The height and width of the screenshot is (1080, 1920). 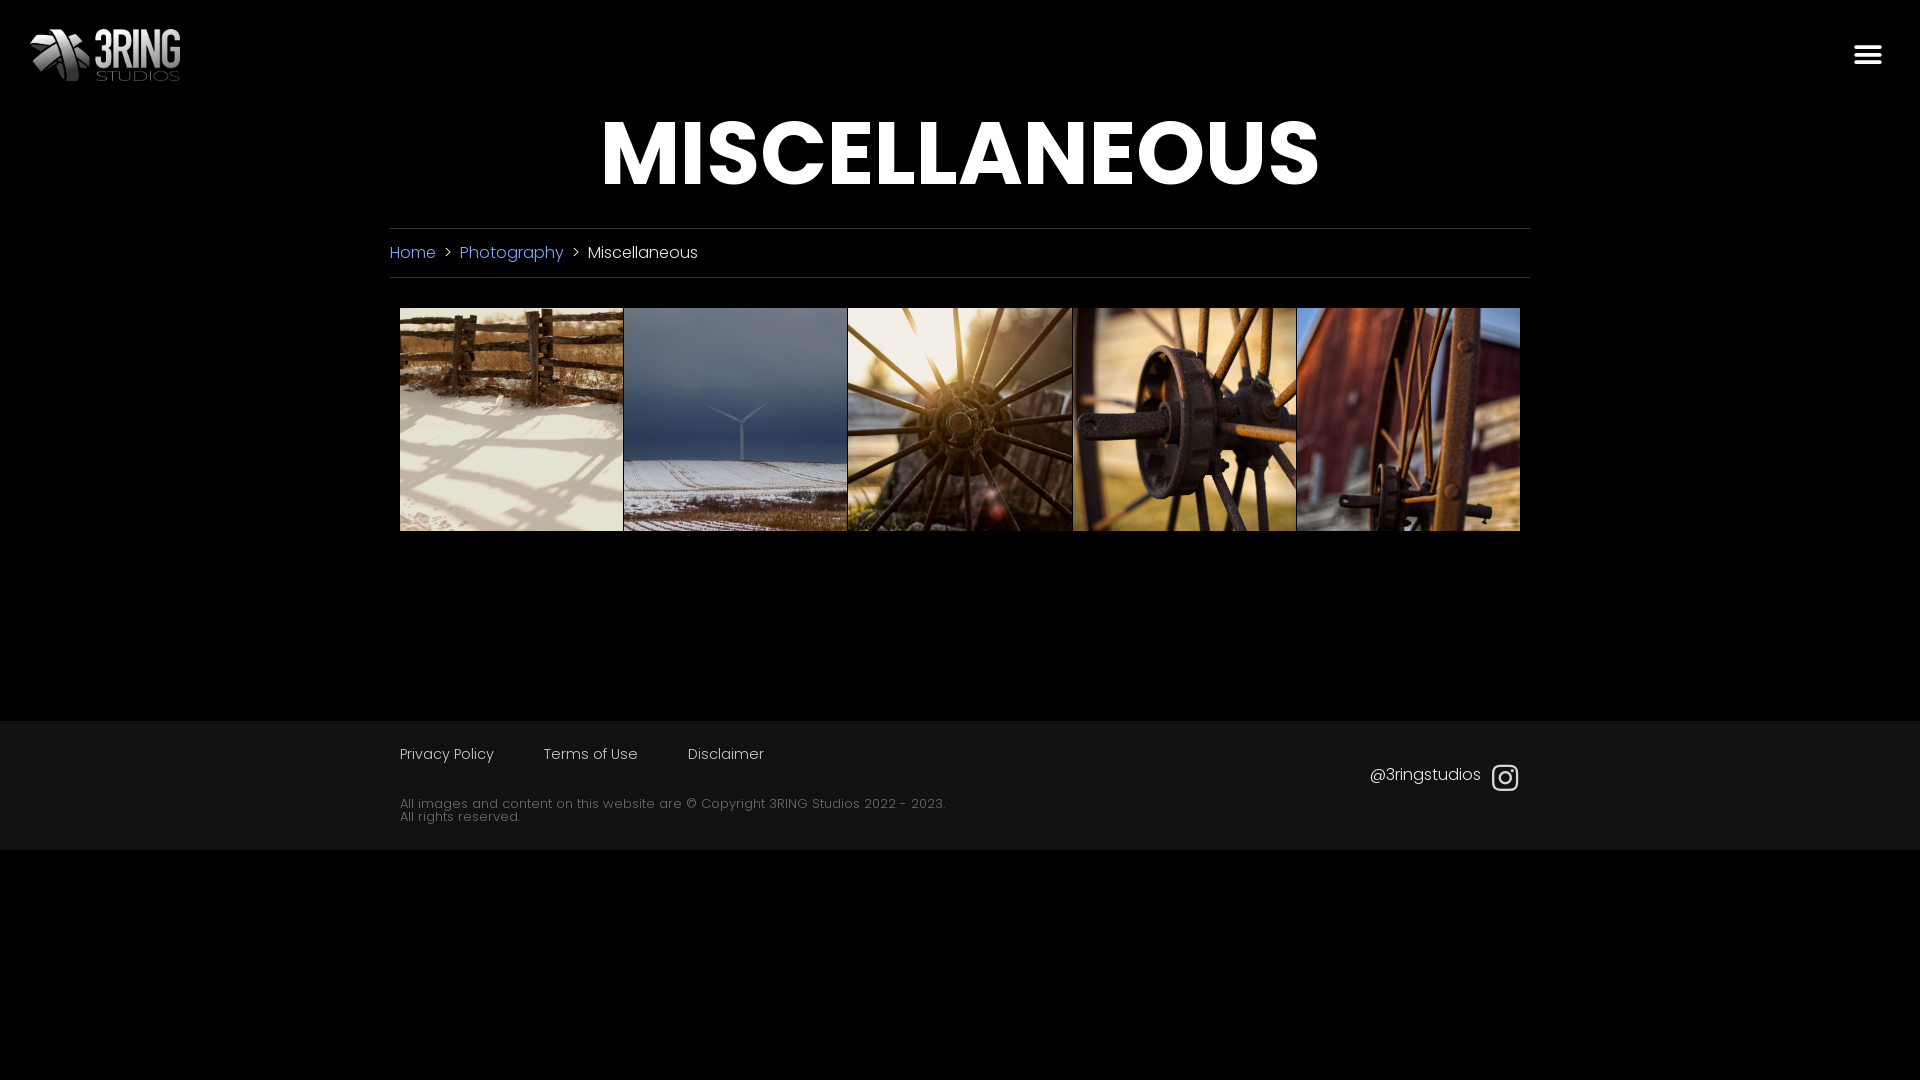 I want to click on 'Home', so click(x=389, y=251).